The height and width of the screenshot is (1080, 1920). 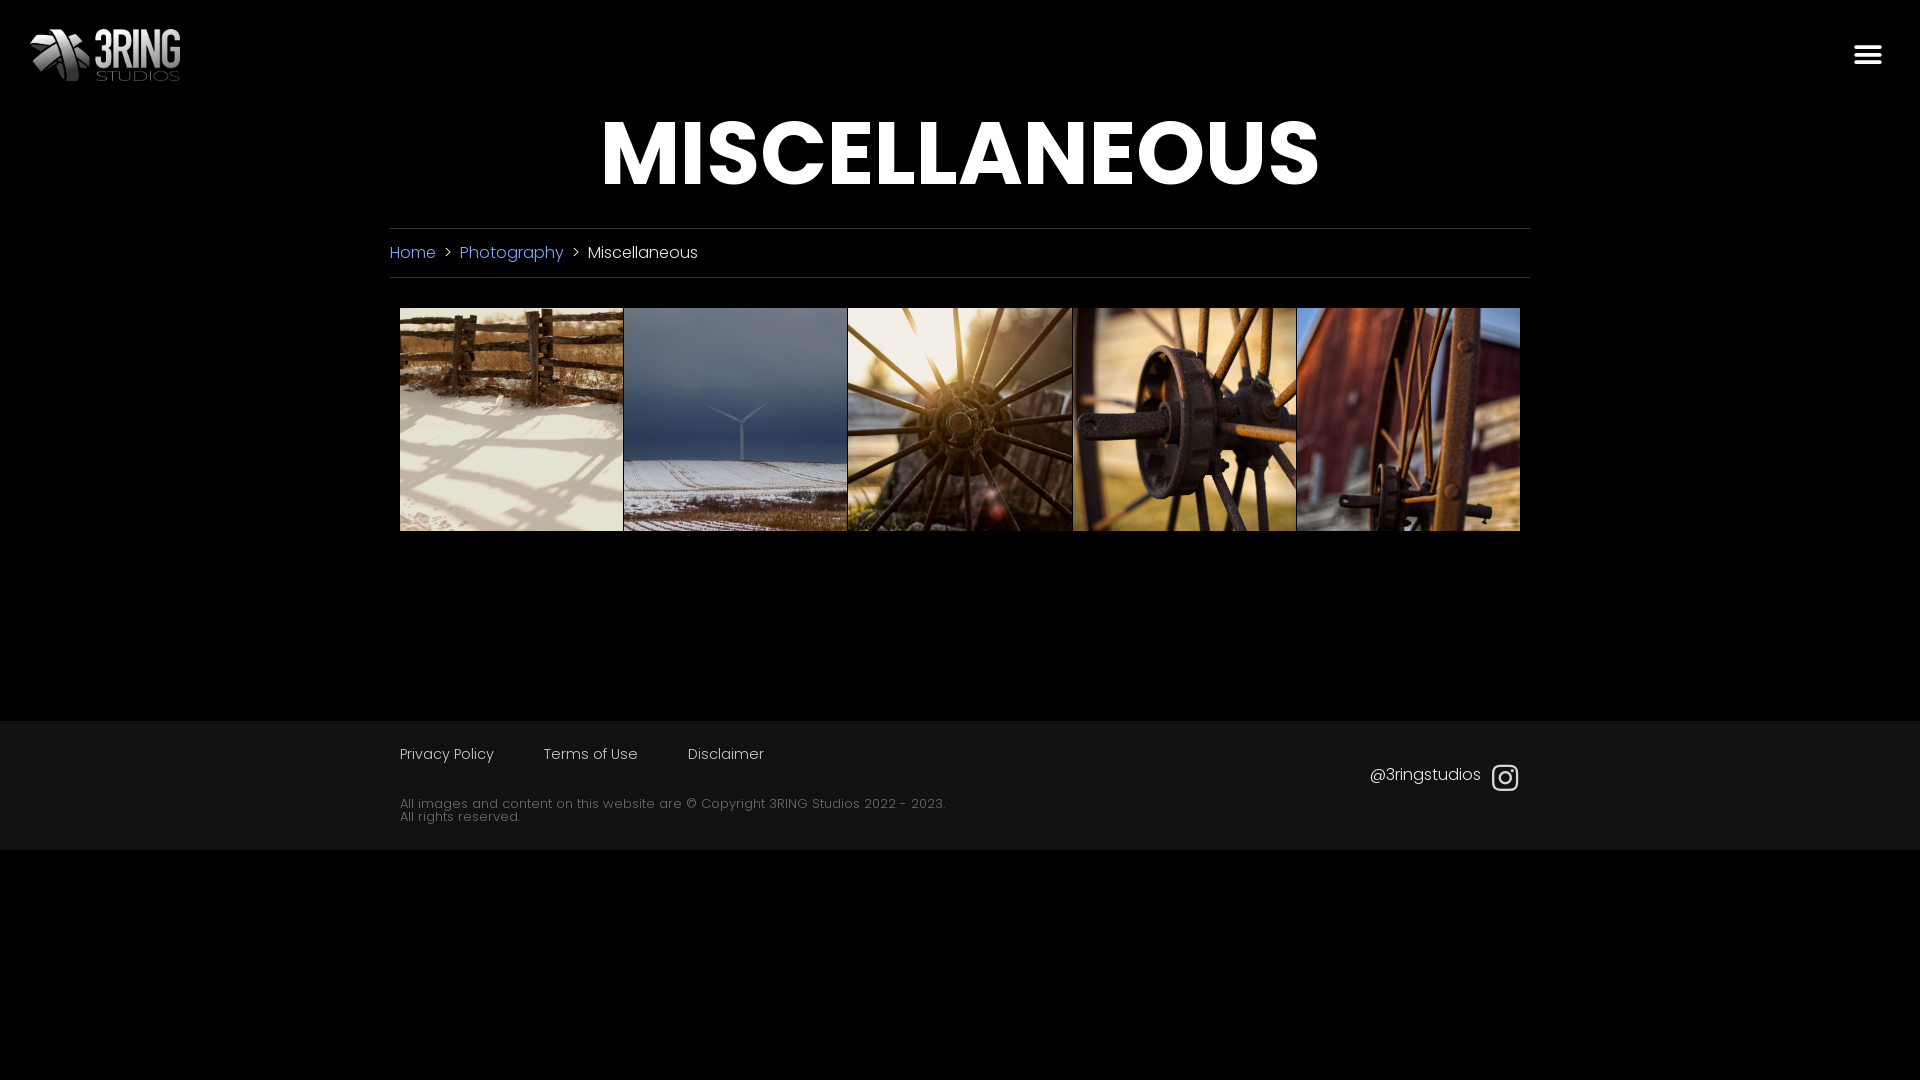 I want to click on 'Home', so click(x=389, y=251).